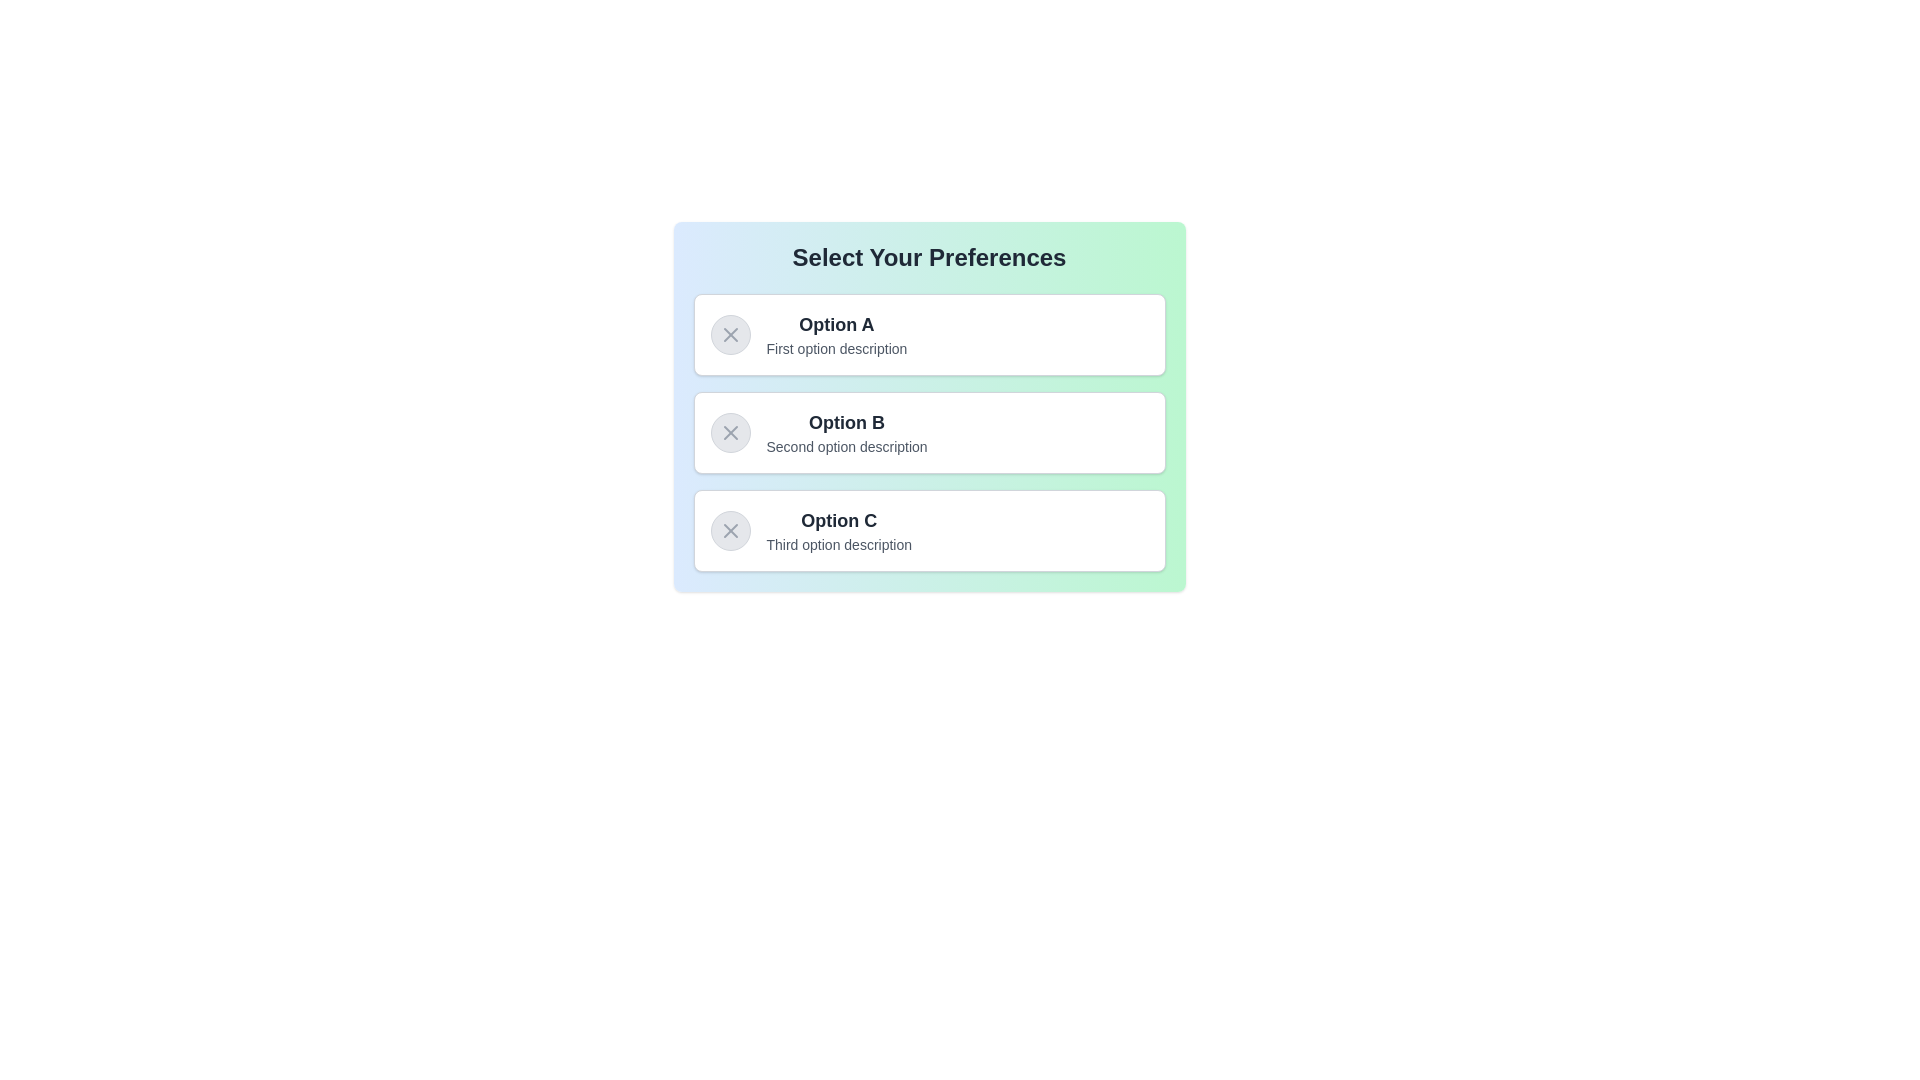 Image resolution: width=1920 pixels, height=1080 pixels. I want to click on the Text label providing additional details for the 'Option C' selection, which is positioned directly beneath the heading 'Option C' in the third box of a vertically stacked group of options, so click(839, 544).